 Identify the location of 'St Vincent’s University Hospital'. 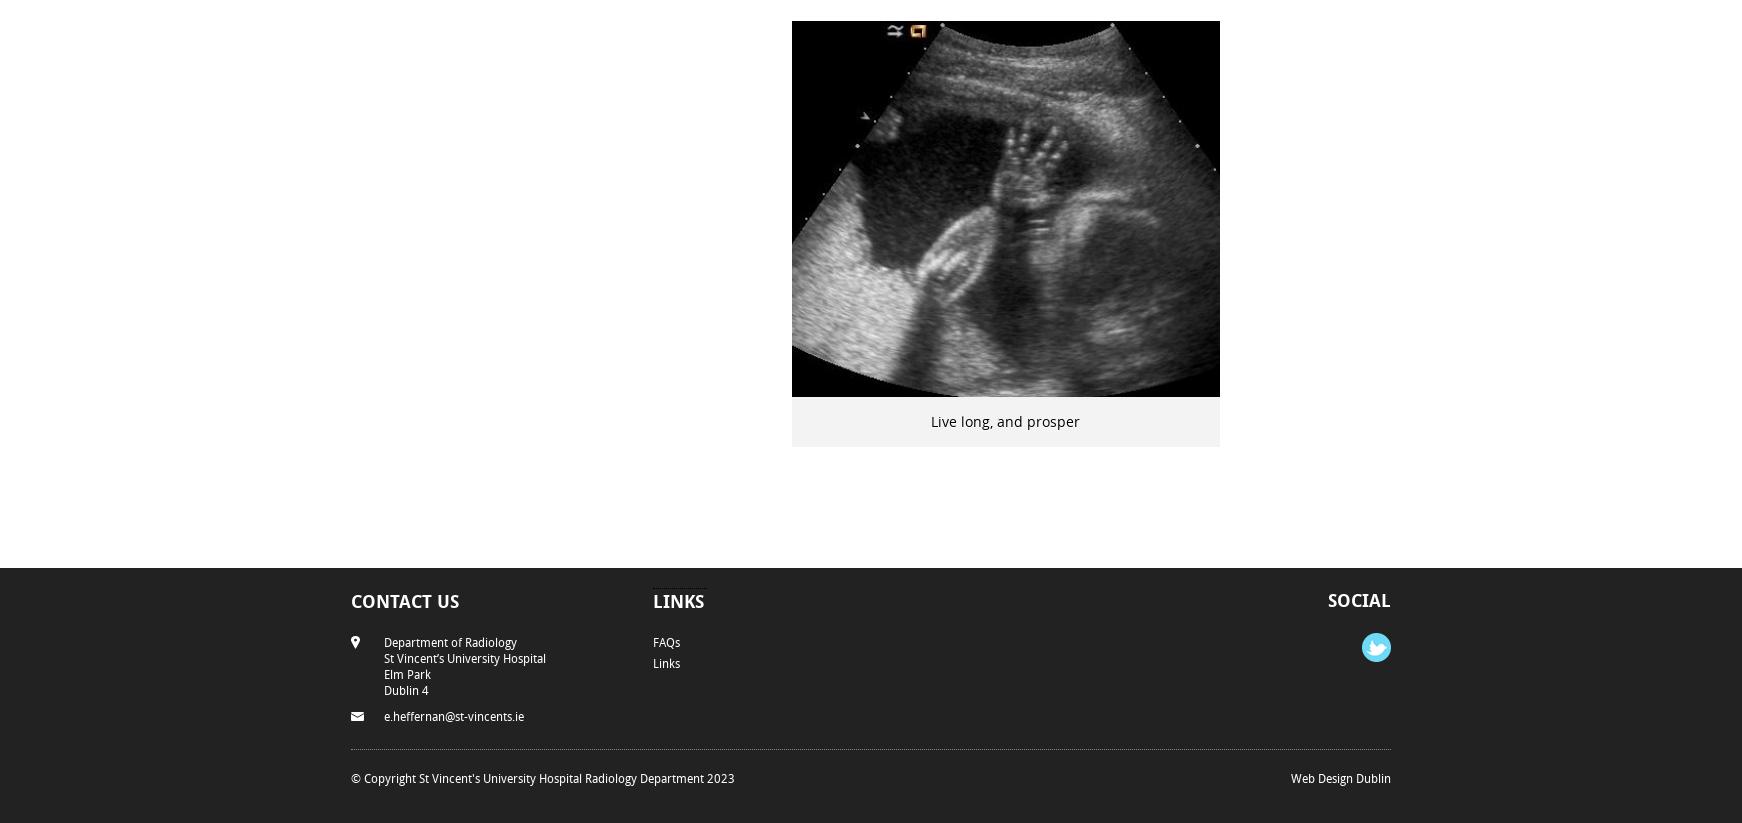
(464, 657).